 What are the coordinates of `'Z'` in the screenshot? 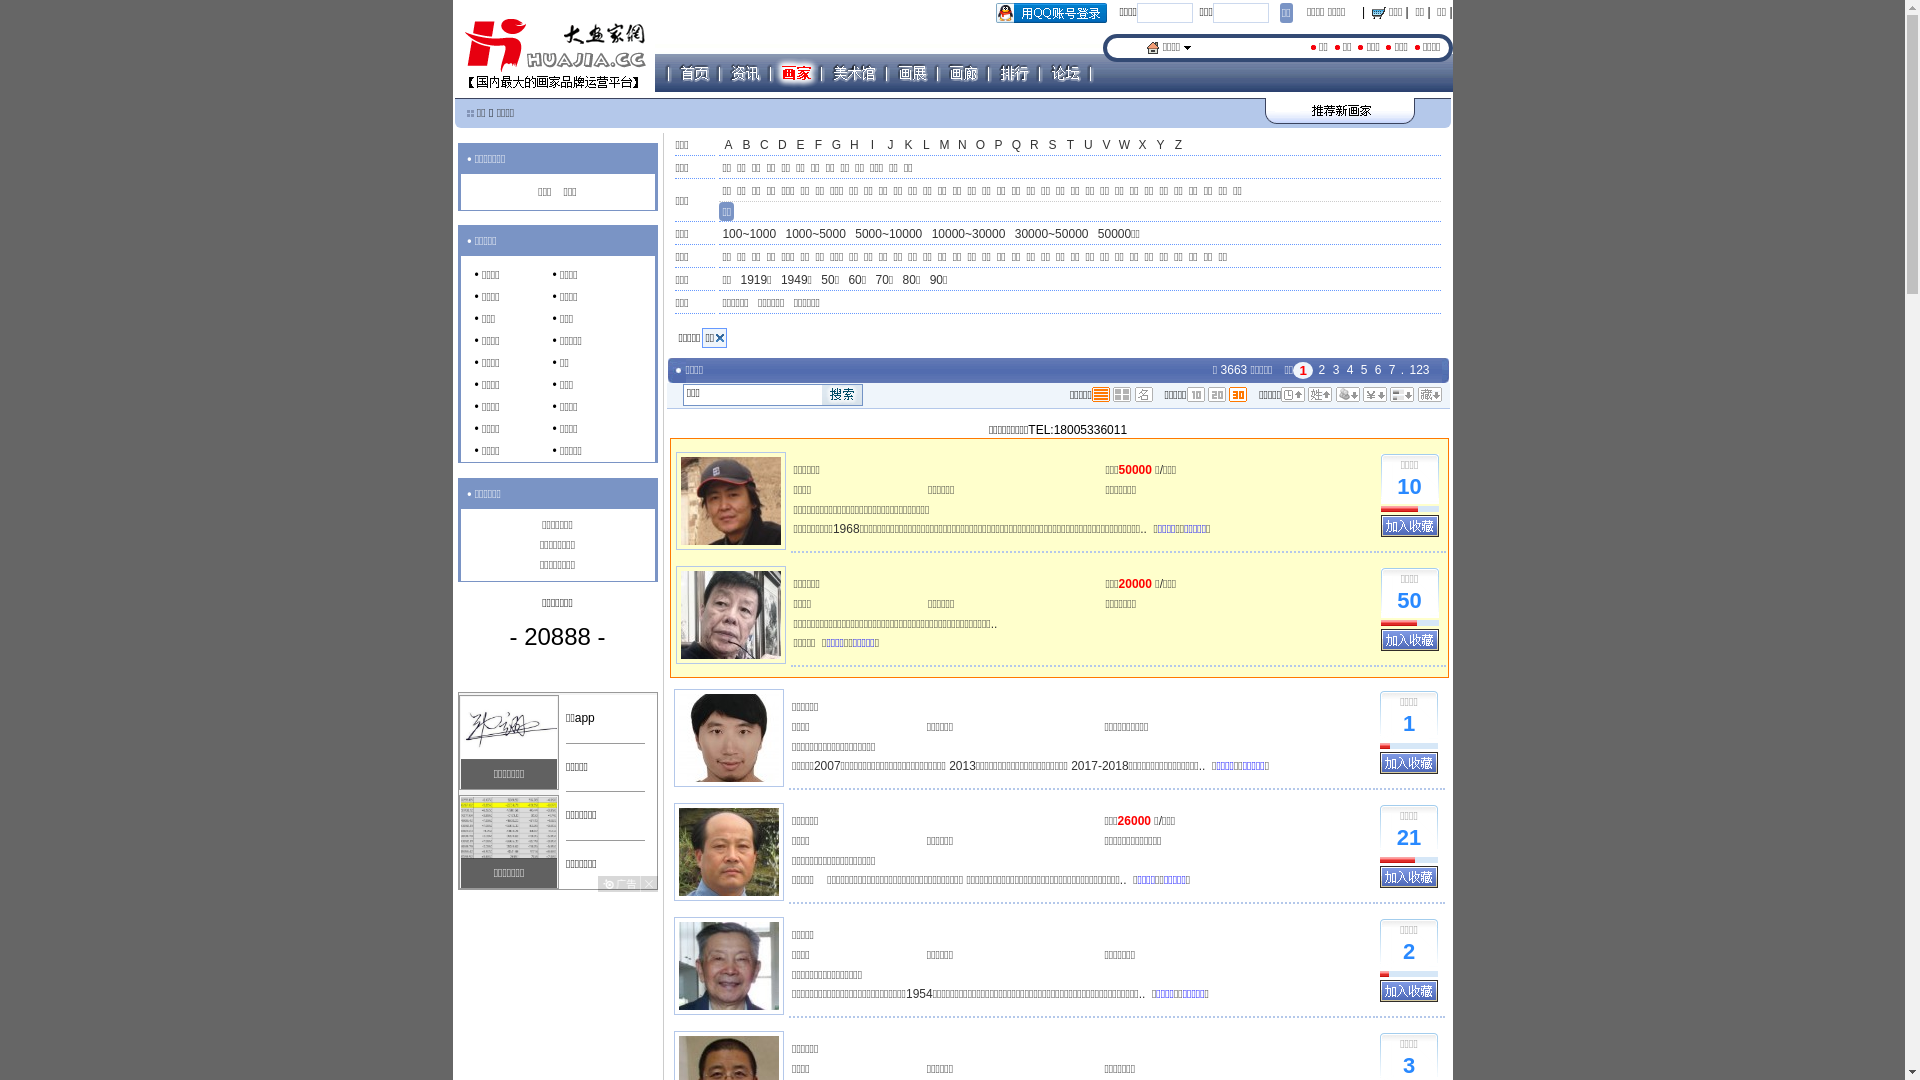 It's located at (1177, 145).